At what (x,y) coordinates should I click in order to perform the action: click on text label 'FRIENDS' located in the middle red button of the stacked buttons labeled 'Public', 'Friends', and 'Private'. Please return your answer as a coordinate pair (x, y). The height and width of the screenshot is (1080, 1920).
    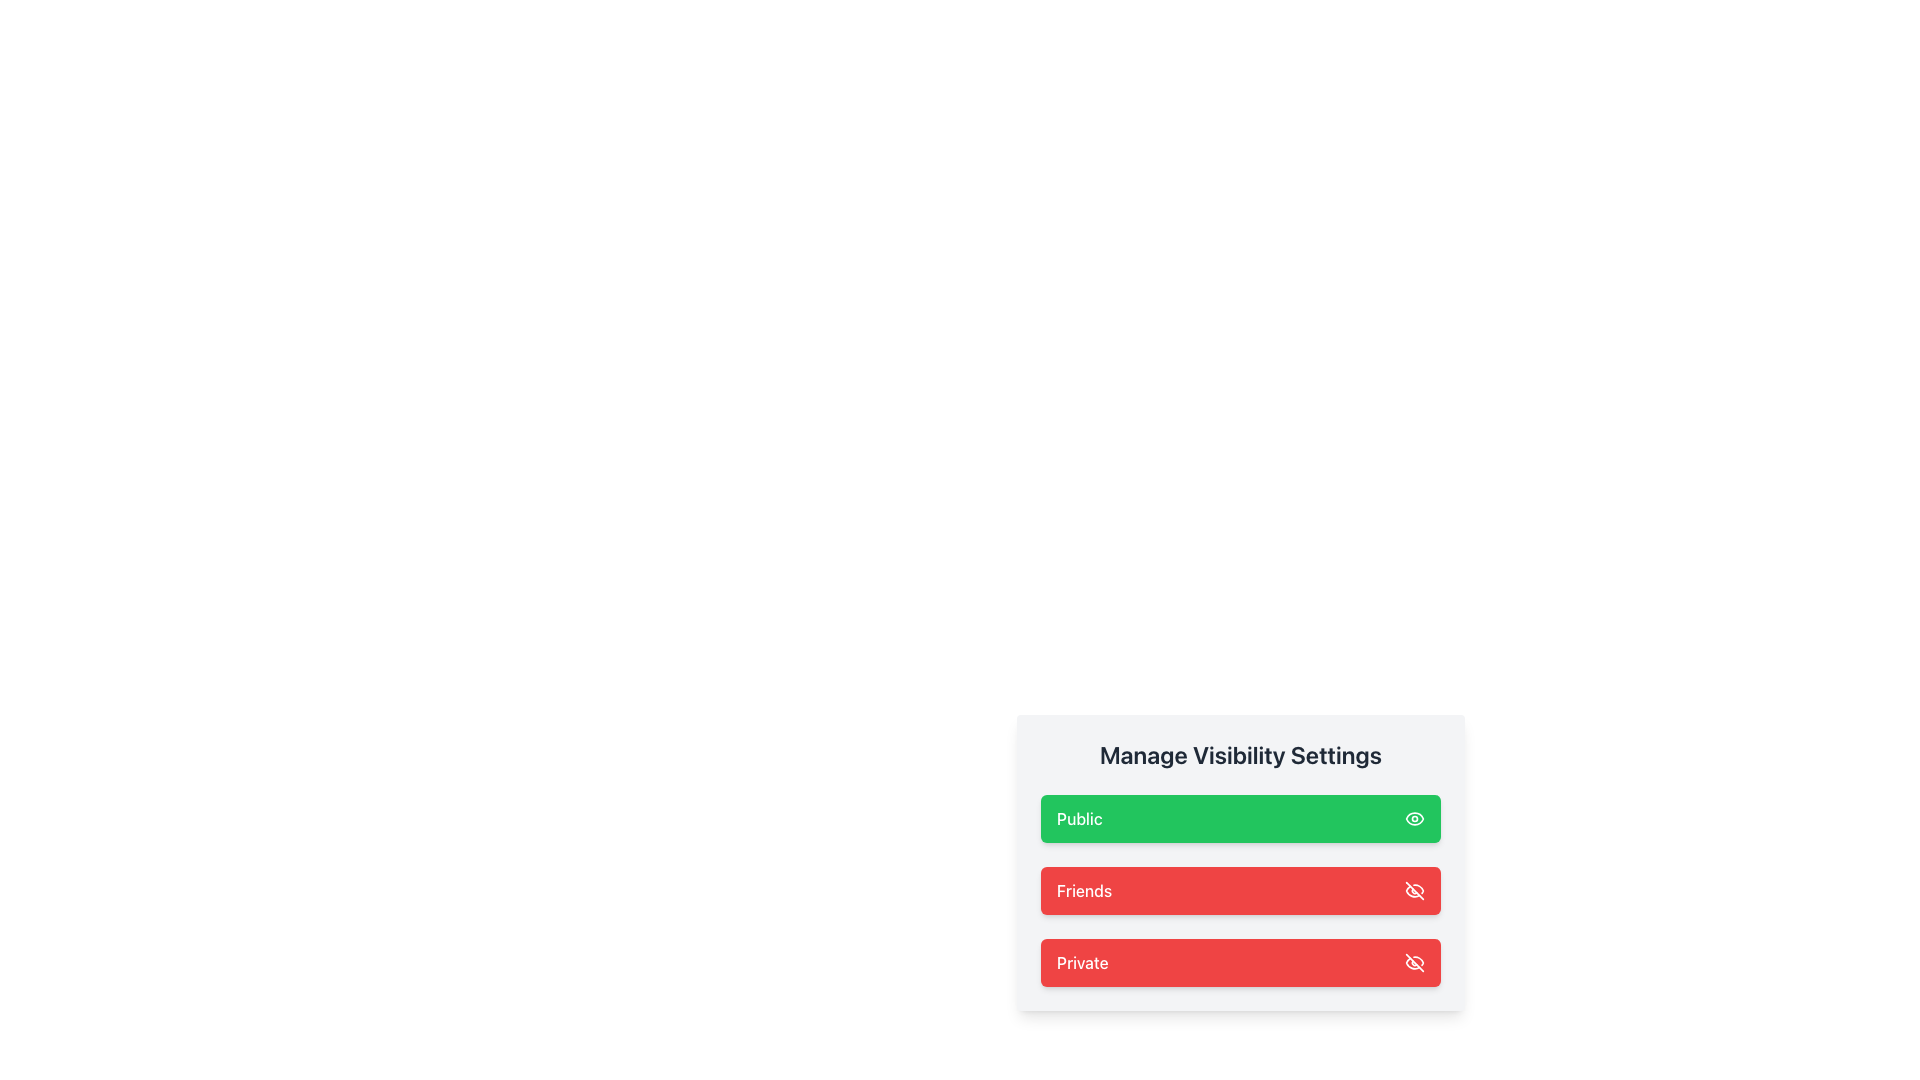
    Looking at the image, I should click on (1083, 890).